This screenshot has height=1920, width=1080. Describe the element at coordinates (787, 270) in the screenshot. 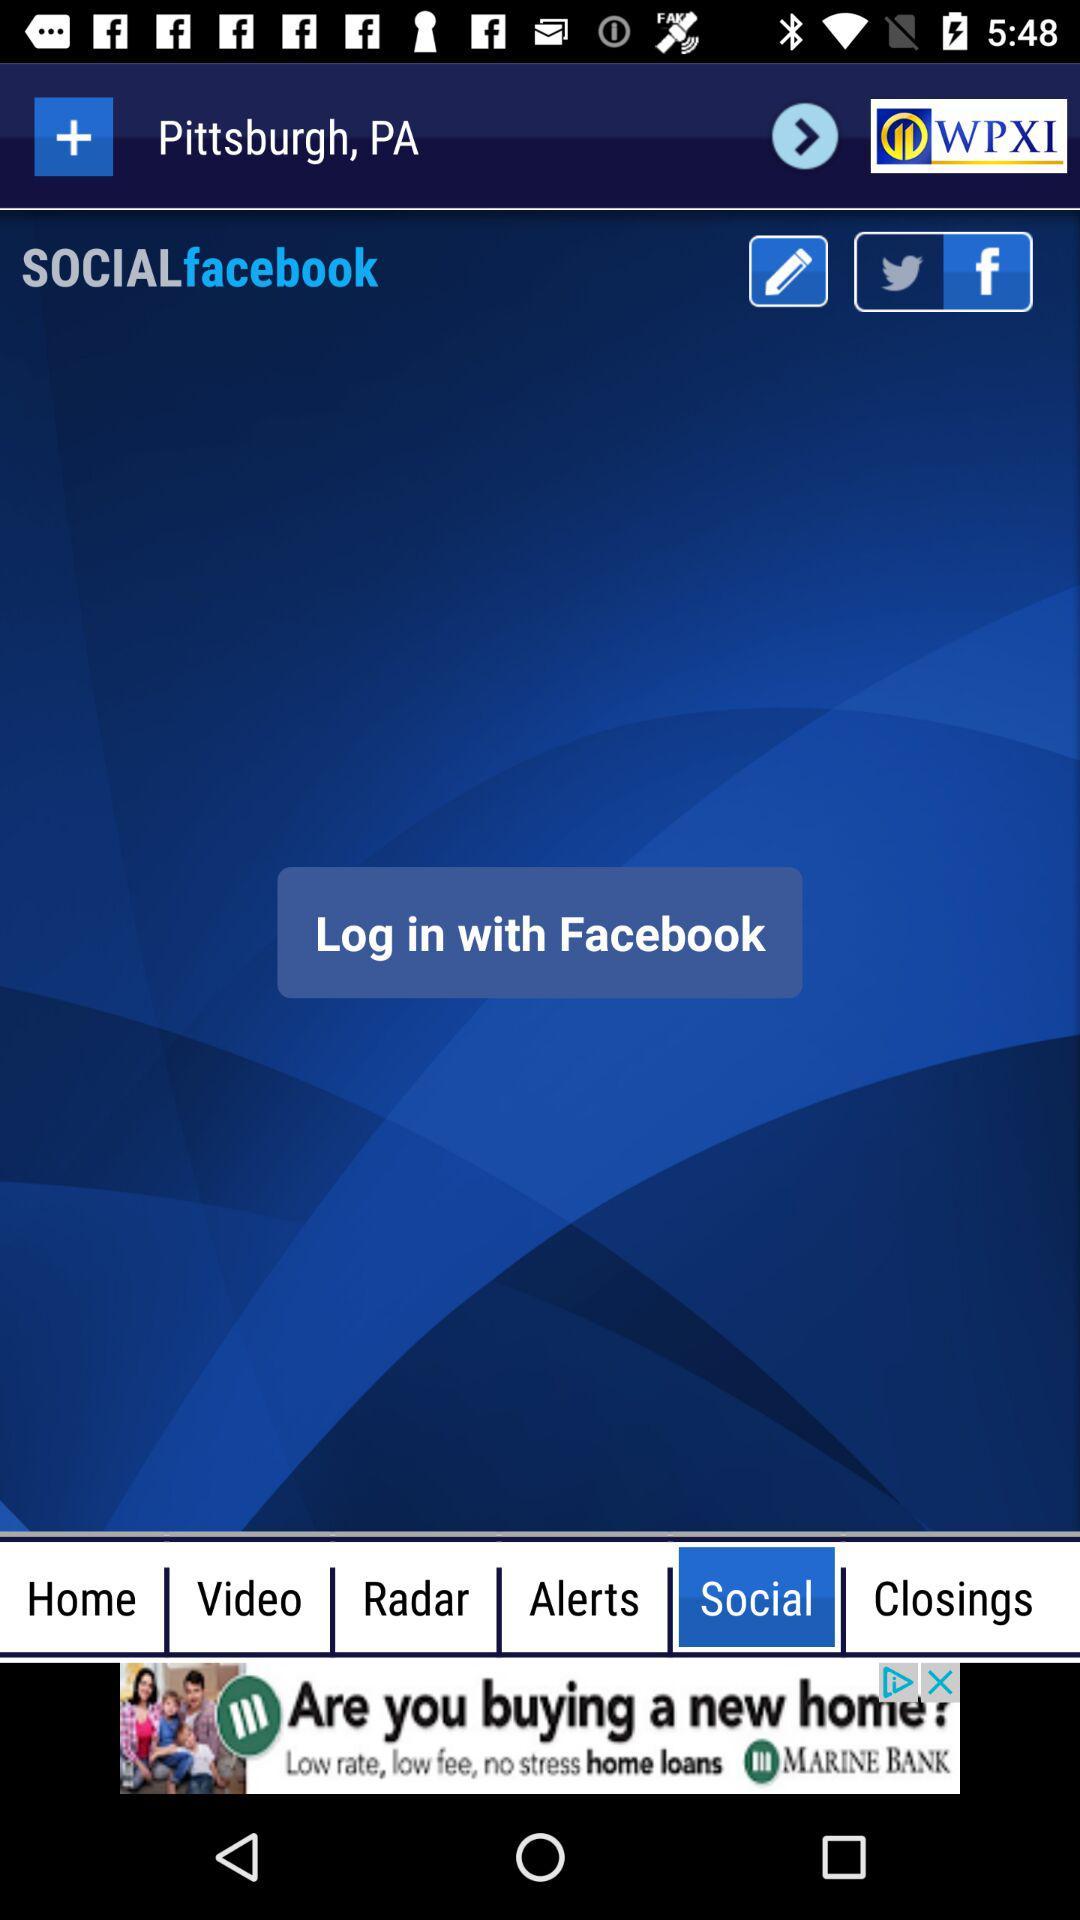

I see `the edit icon` at that location.